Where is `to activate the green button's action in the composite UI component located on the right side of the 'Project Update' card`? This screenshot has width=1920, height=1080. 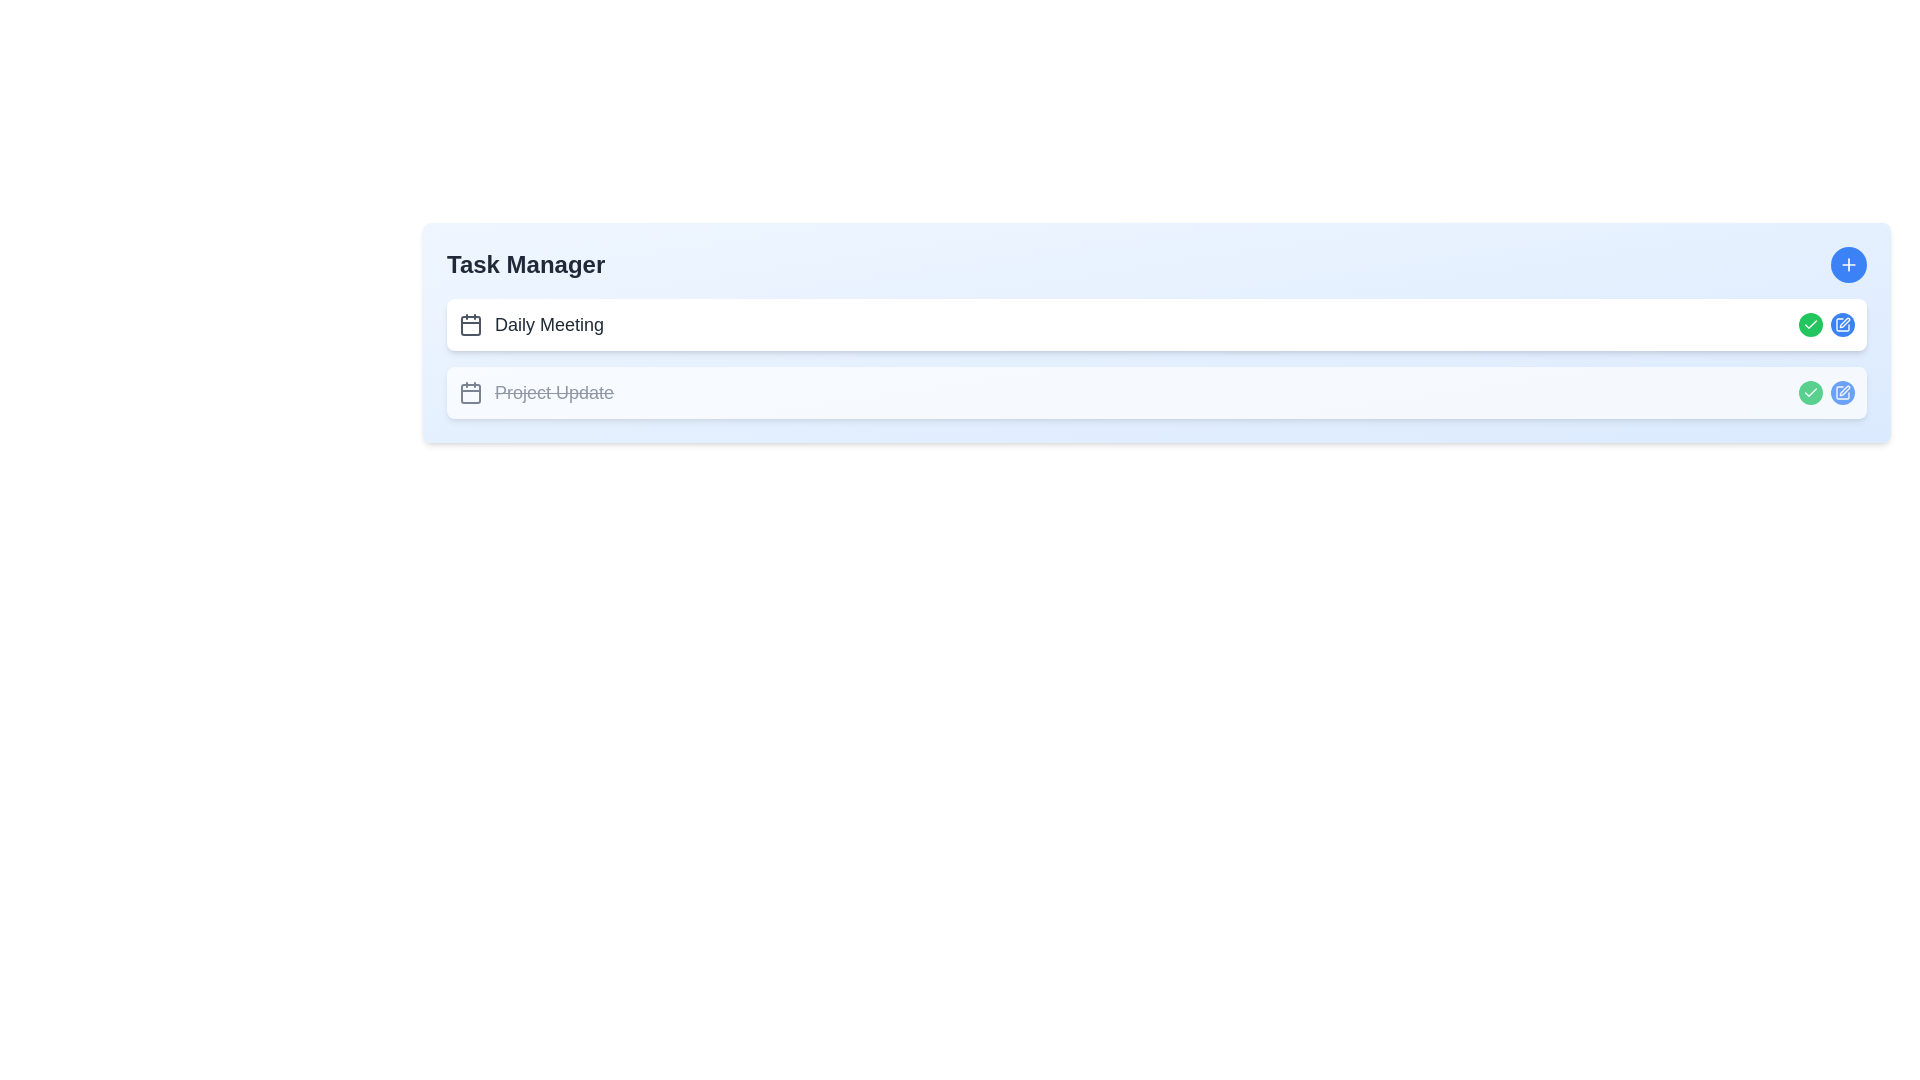 to activate the green button's action in the composite UI component located on the right side of the 'Project Update' card is located at coordinates (1827, 393).